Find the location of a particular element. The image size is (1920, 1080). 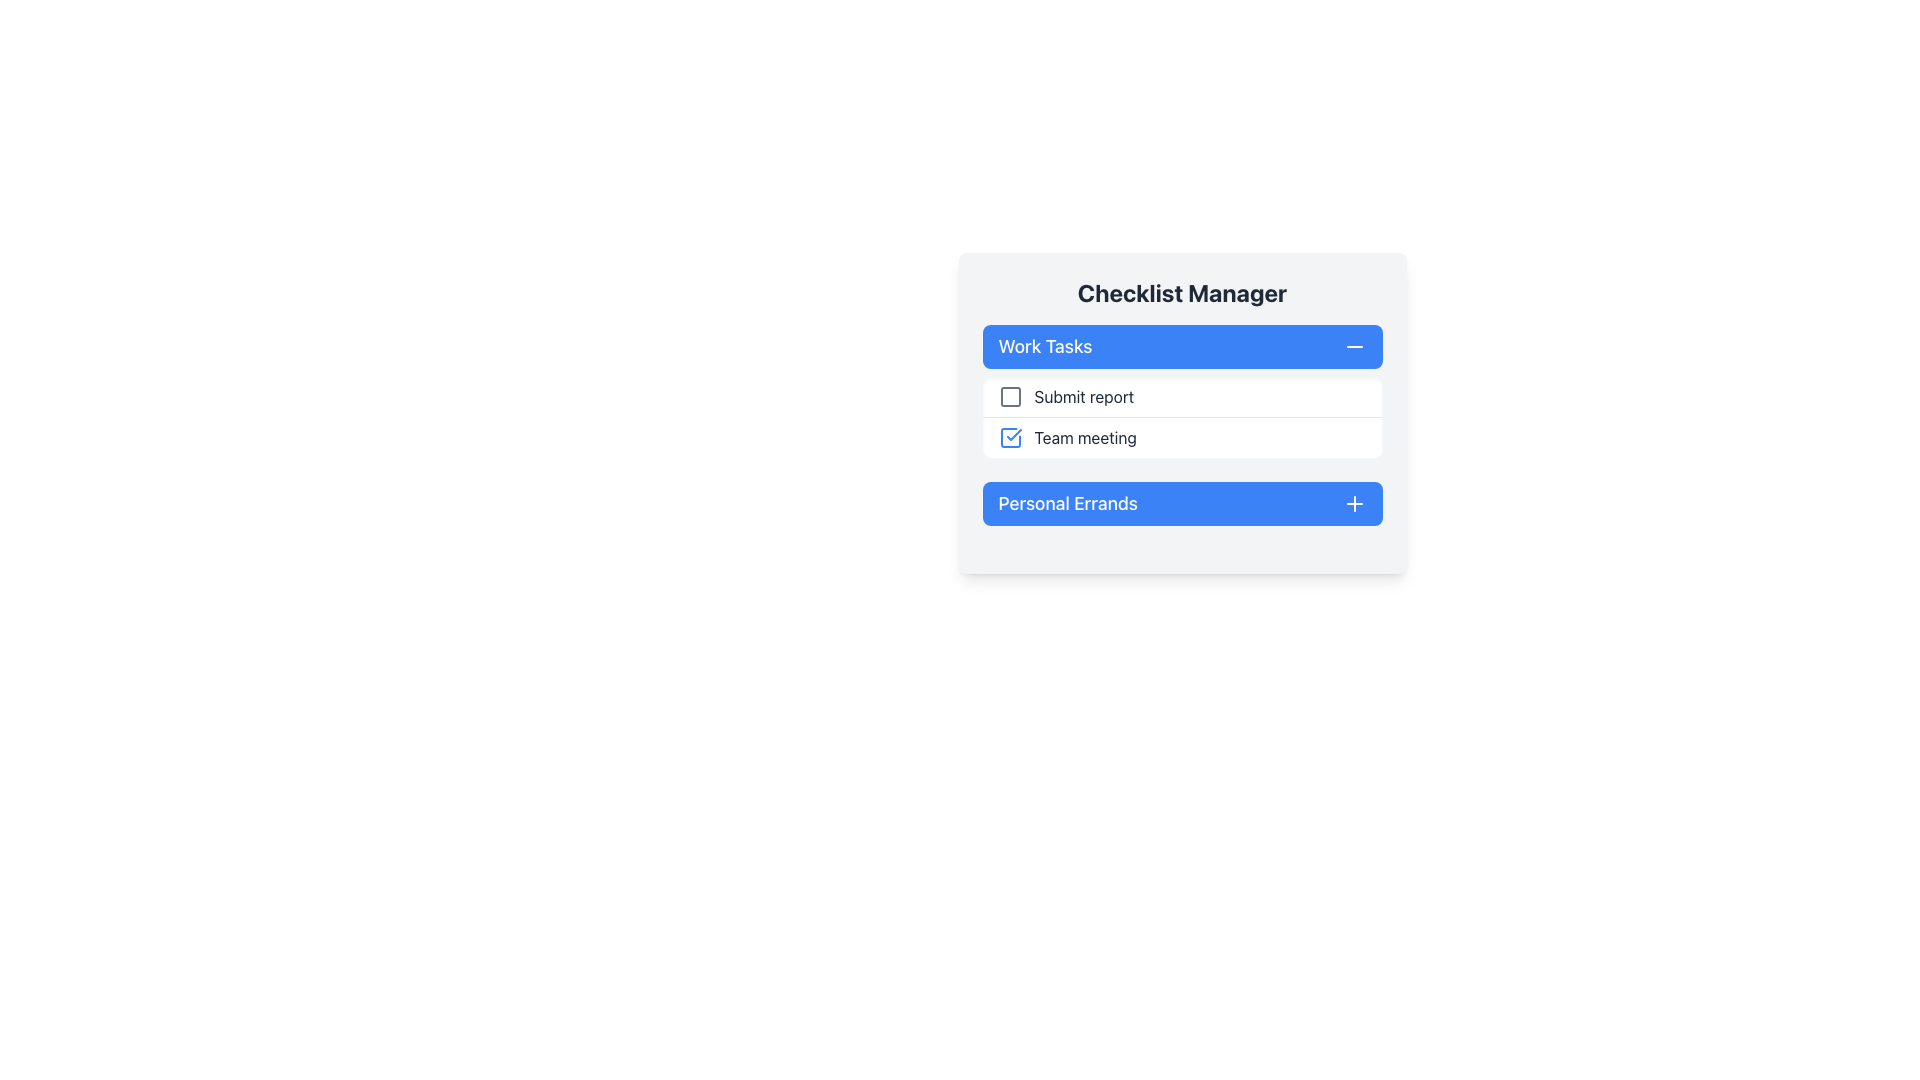

the checklist icon located in the first position from the left in the 'Work Tasks' section, next to the 'Submit report' text is located at coordinates (1010, 397).